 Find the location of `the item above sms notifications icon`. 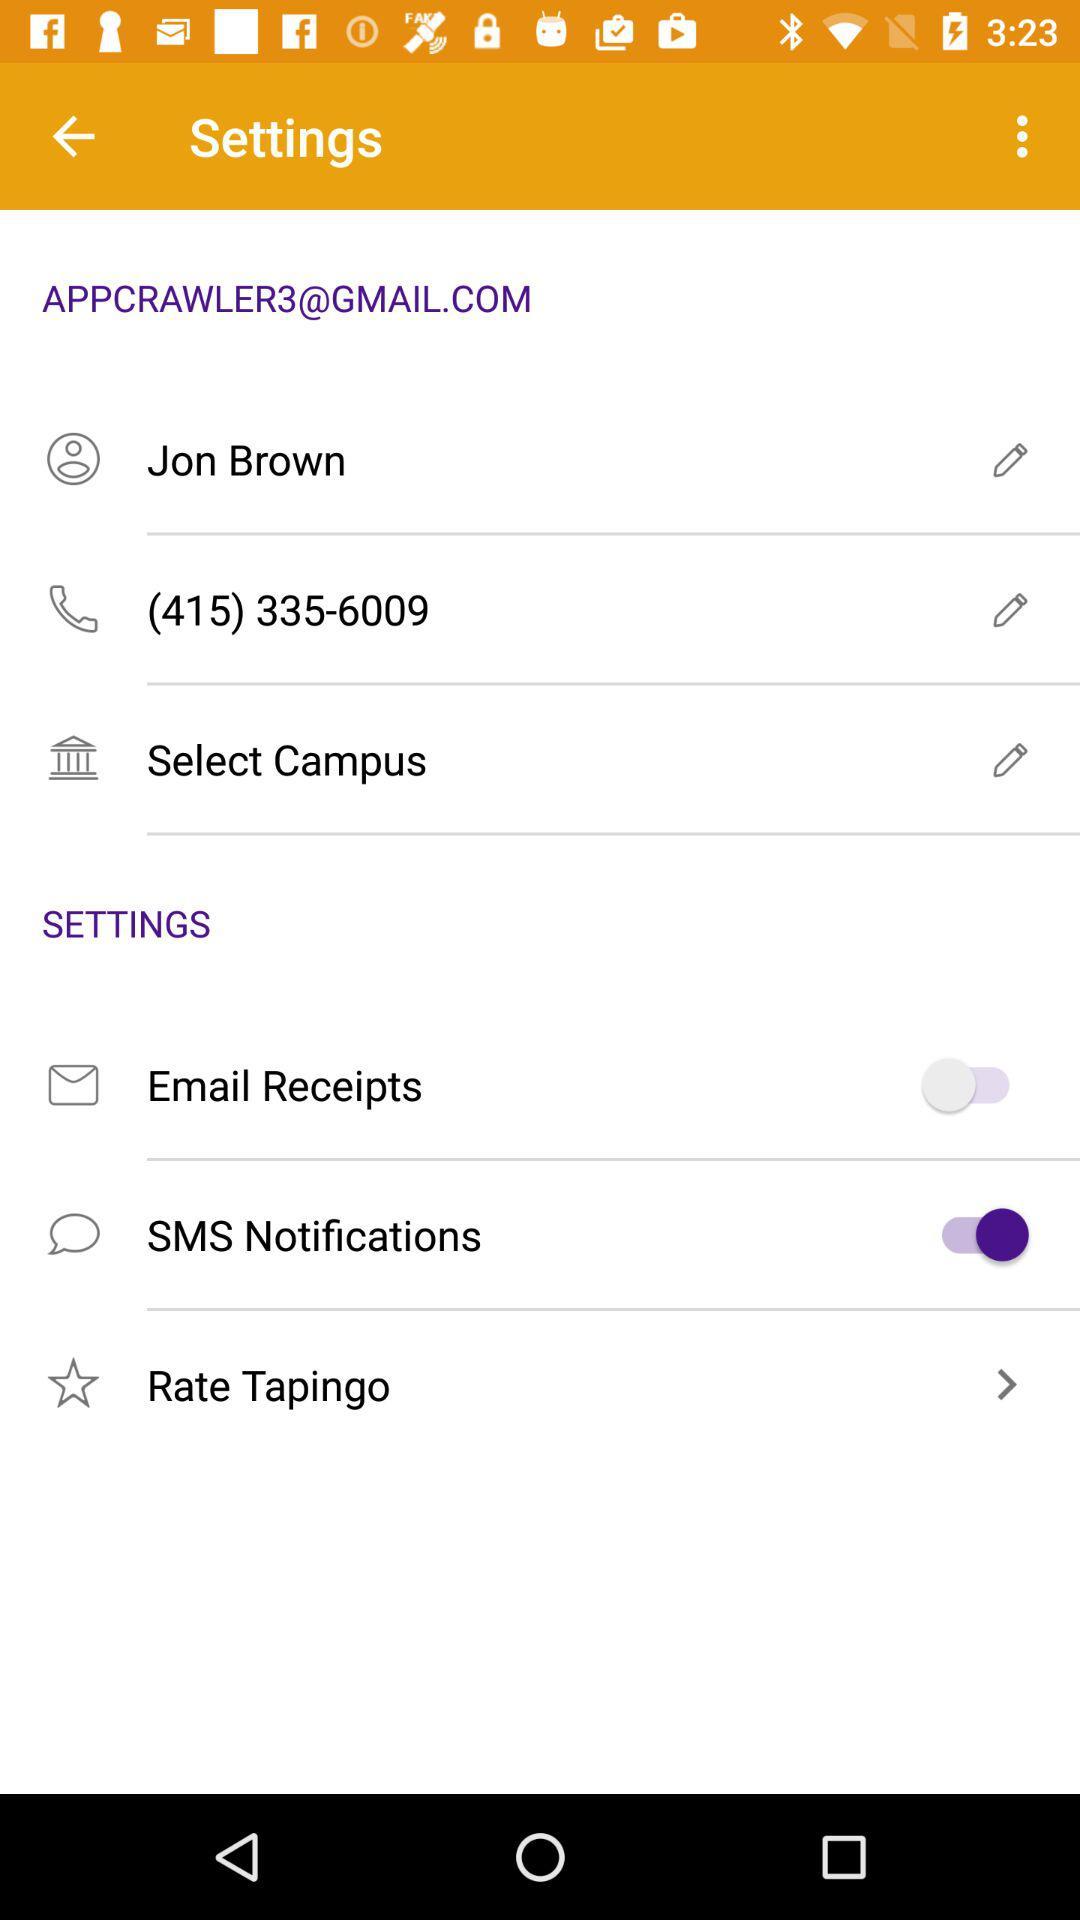

the item above sms notifications icon is located at coordinates (540, 1083).